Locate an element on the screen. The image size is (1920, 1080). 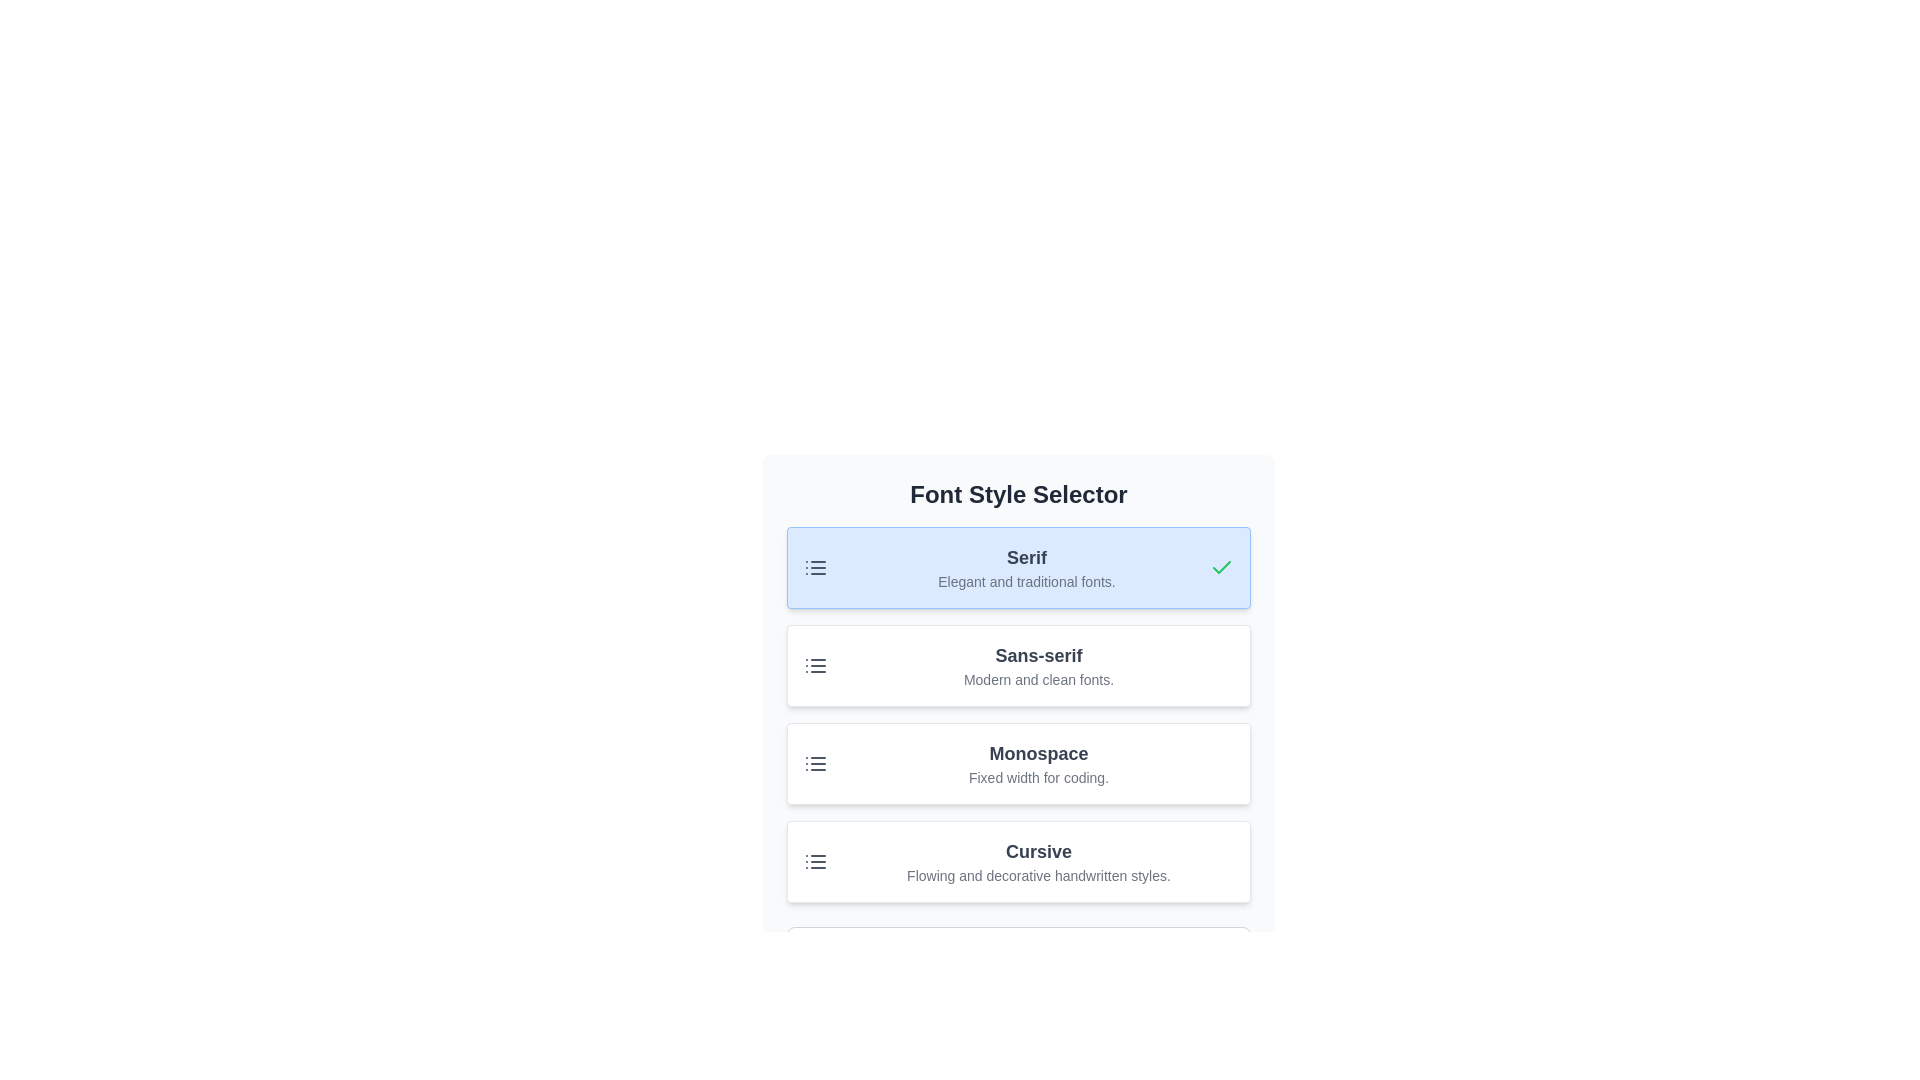
the green checkmark icon located in the top-right corner of the 'Serif' option card, which indicates a positive or selected state is located at coordinates (1221, 567).